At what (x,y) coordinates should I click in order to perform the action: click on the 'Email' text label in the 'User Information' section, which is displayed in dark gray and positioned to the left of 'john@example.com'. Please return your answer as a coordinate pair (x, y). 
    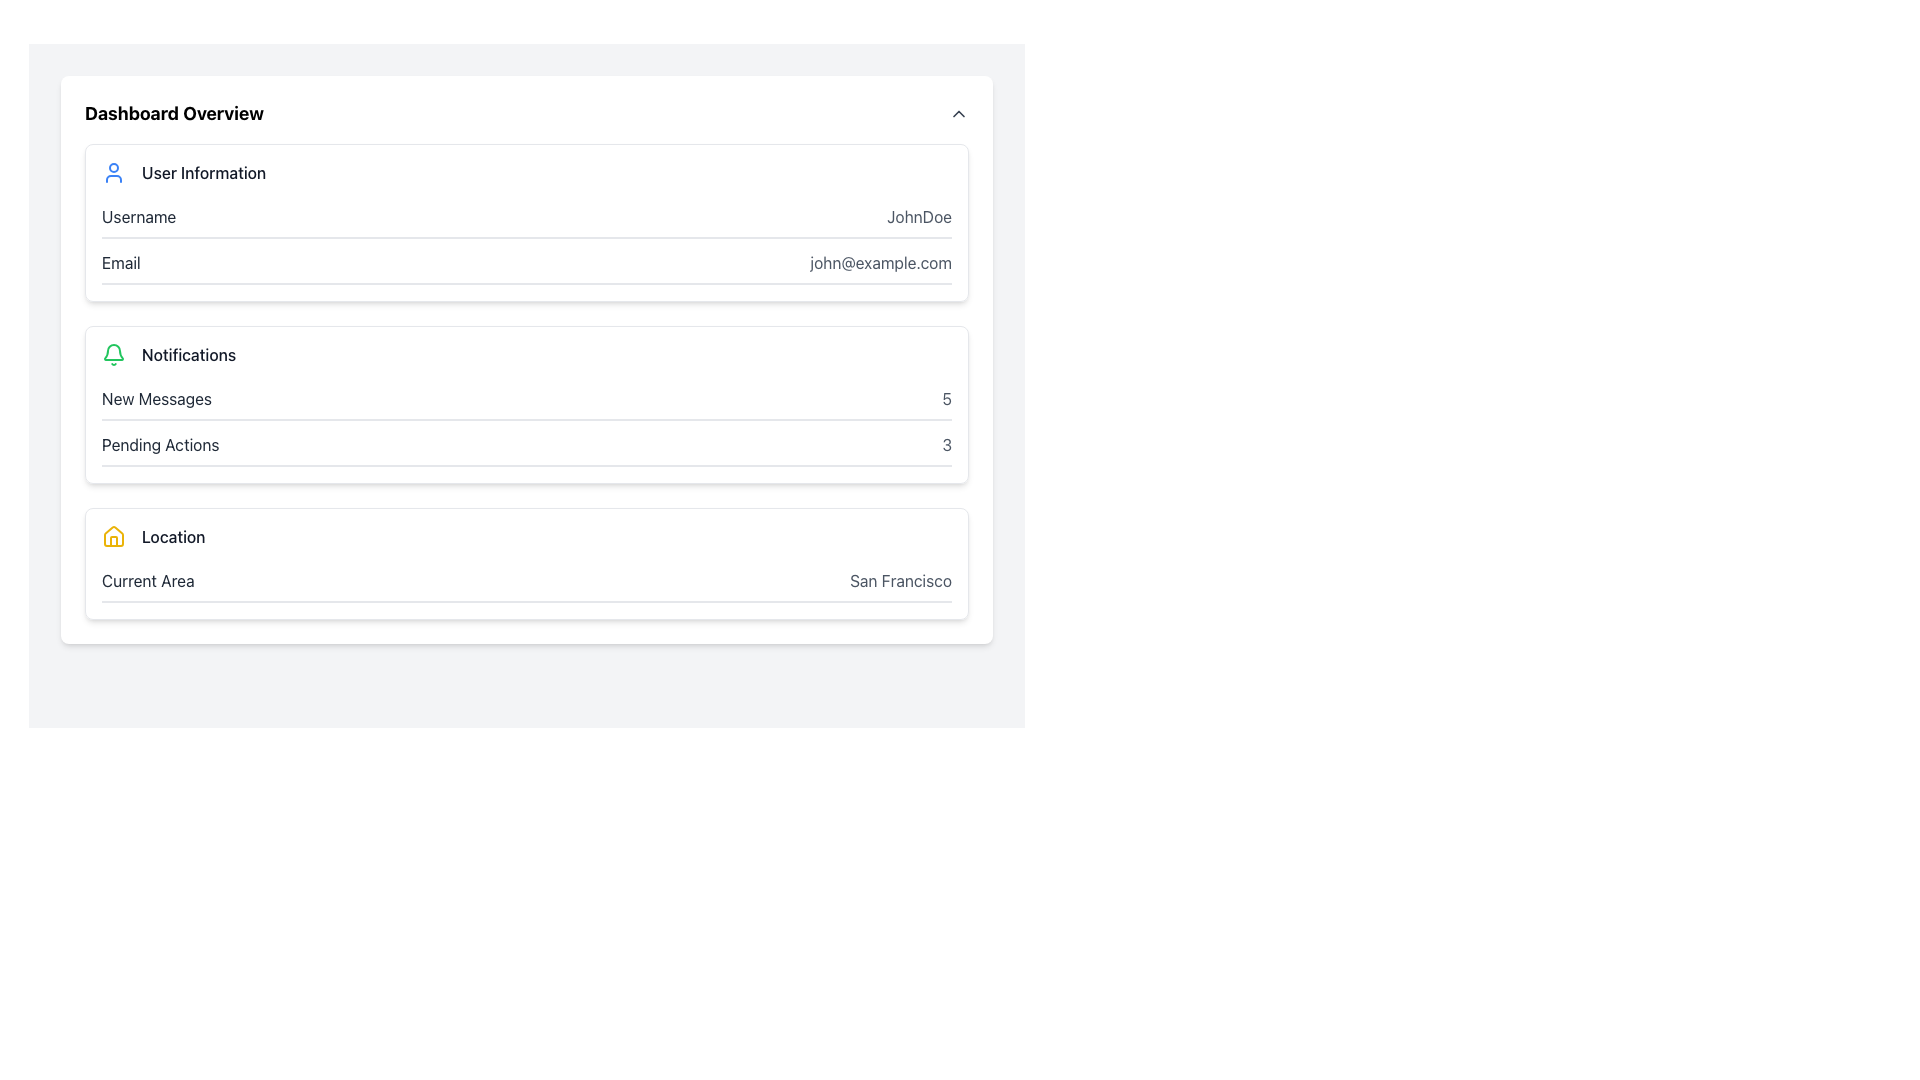
    Looking at the image, I should click on (120, 261).